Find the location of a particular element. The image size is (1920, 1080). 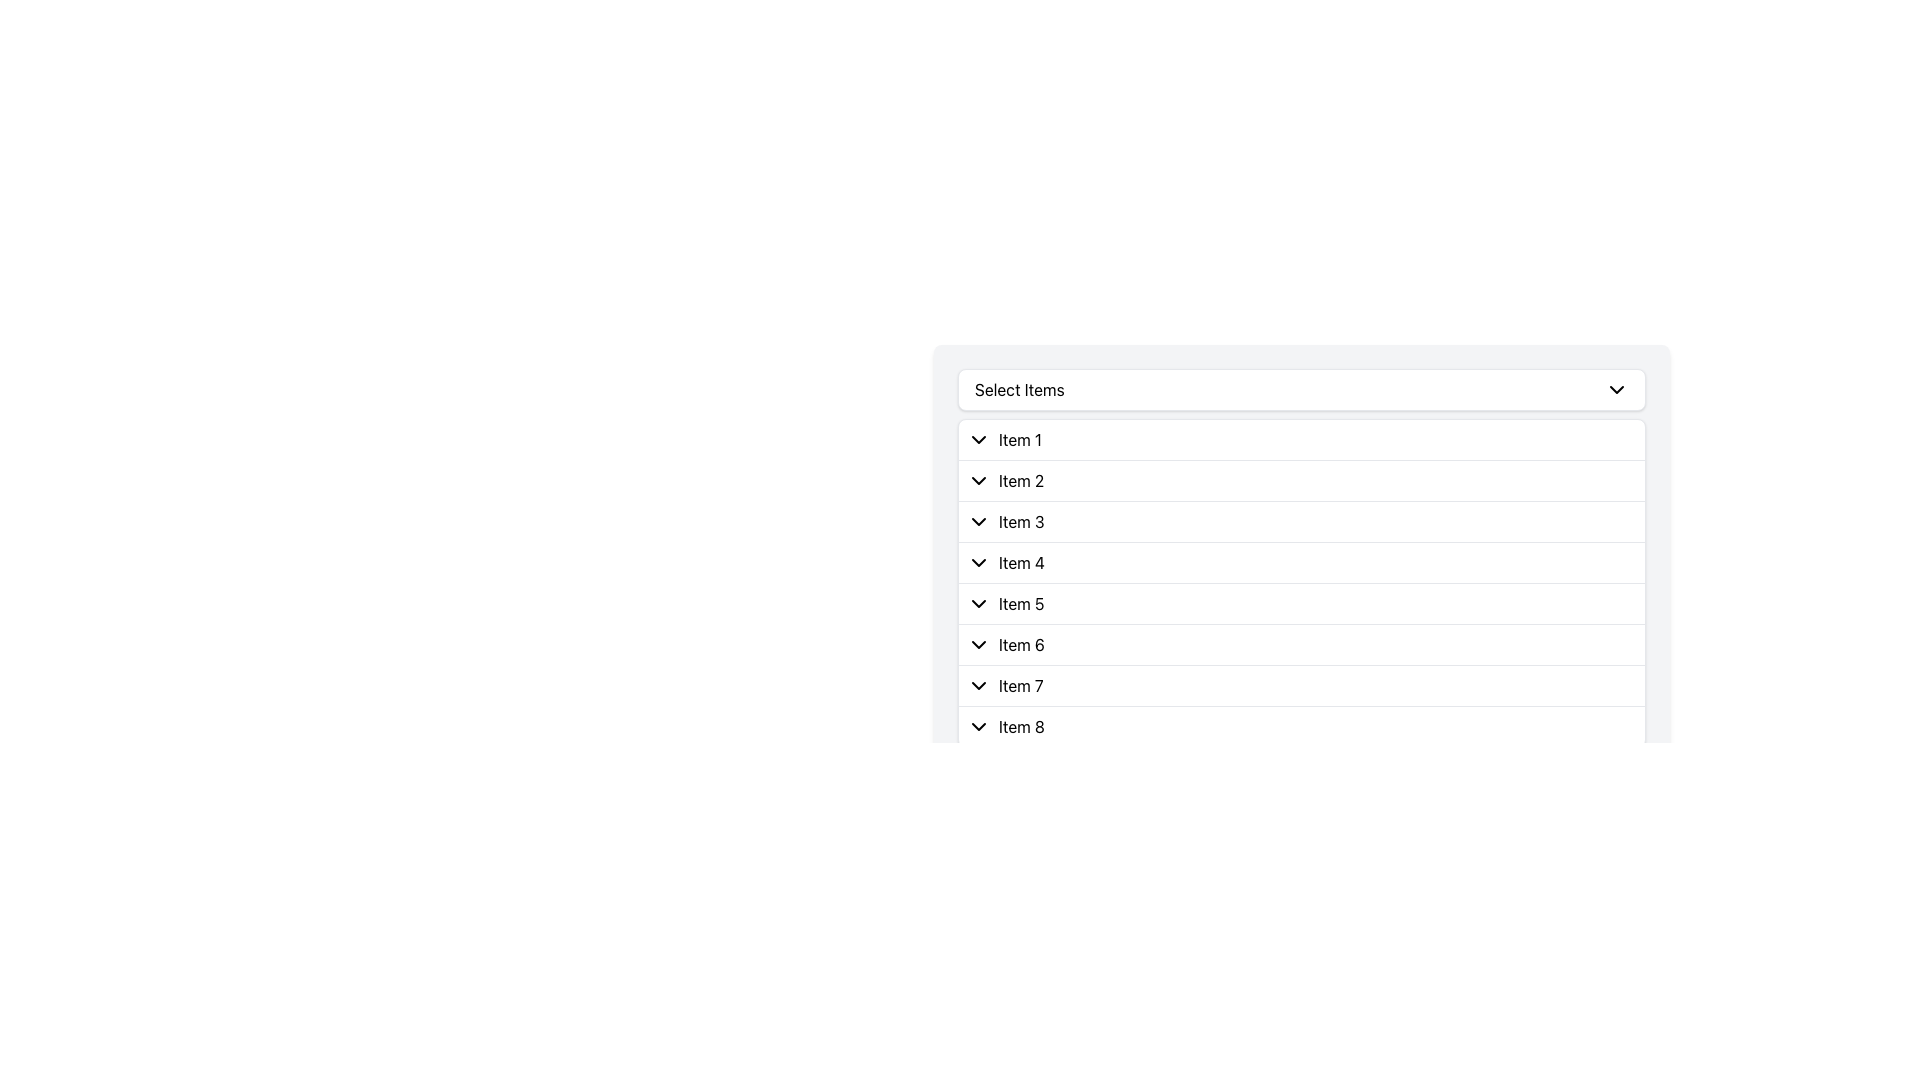

the fourth dropdown list item labeled 'Item 4' is located at coordinates (1301, 562).